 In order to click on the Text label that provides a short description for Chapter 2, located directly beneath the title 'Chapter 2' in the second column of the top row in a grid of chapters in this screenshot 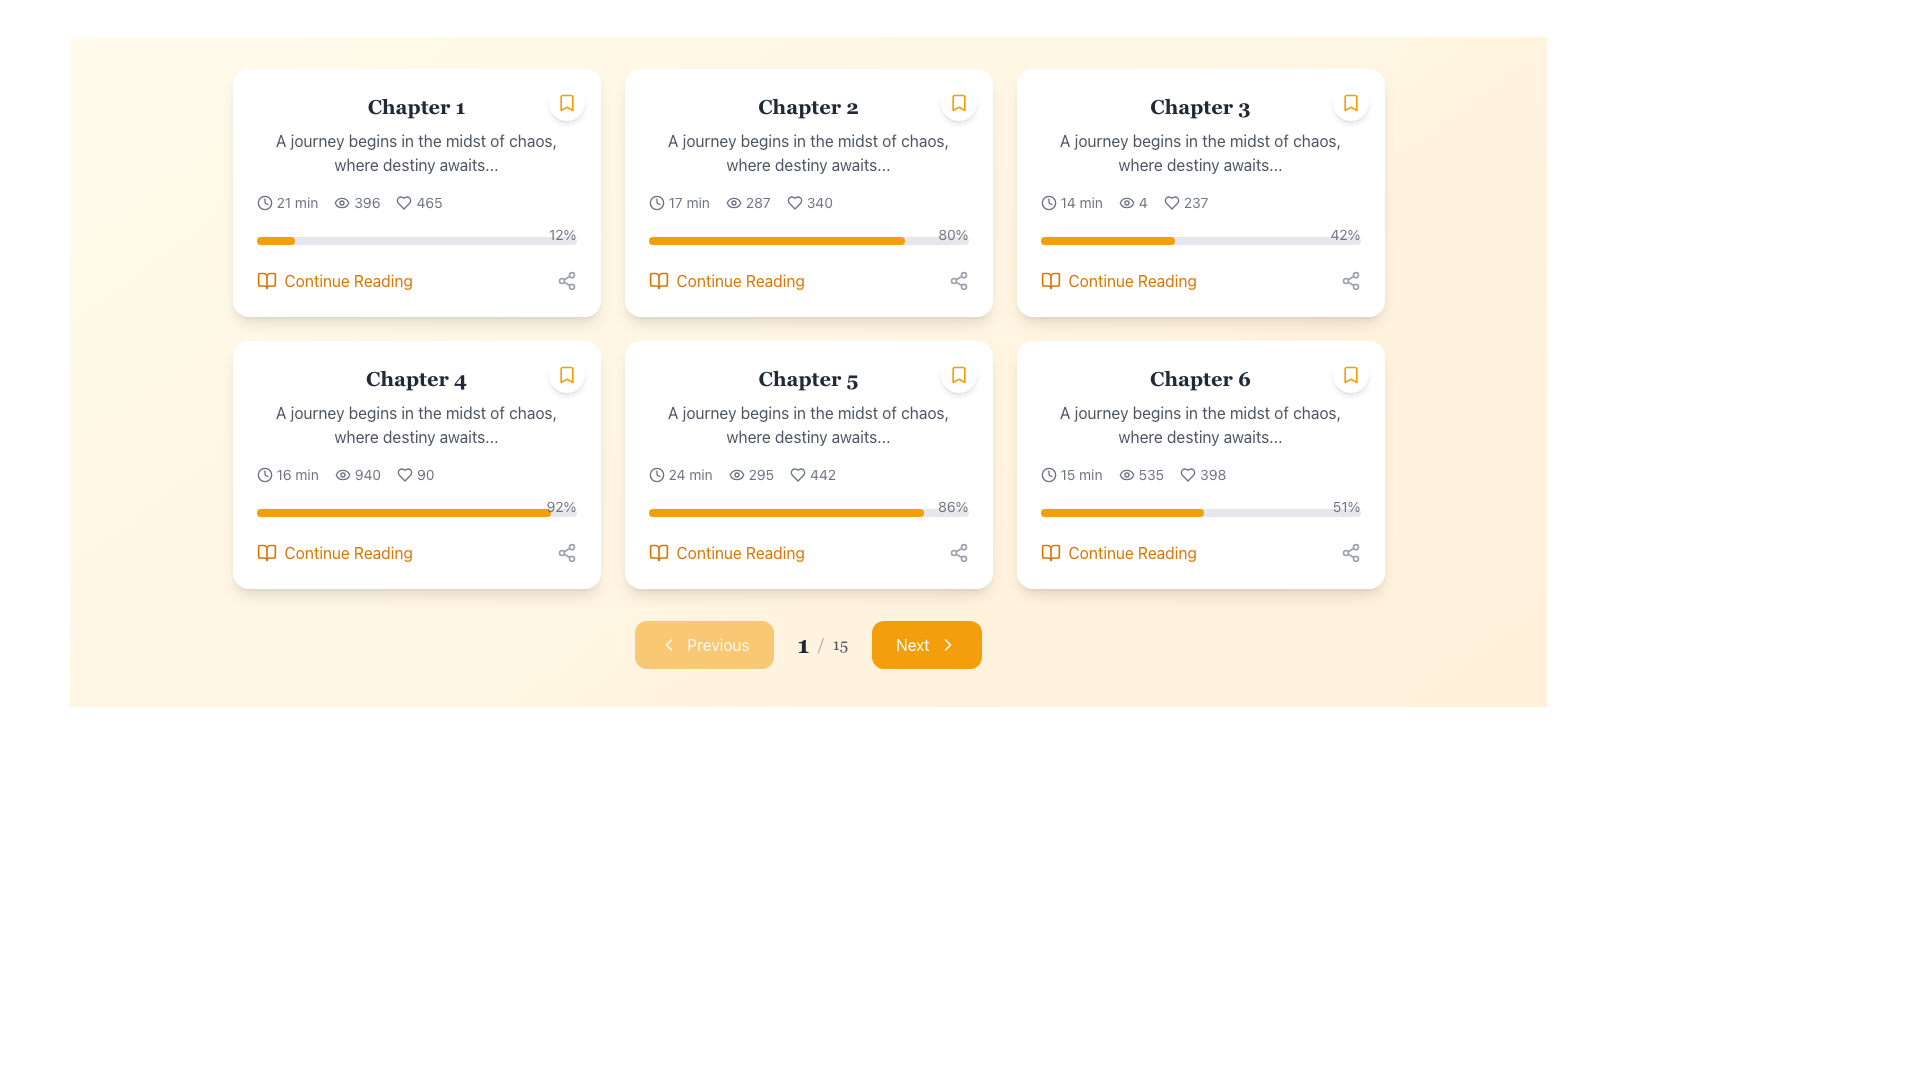, I will do `click(808, 152)`.